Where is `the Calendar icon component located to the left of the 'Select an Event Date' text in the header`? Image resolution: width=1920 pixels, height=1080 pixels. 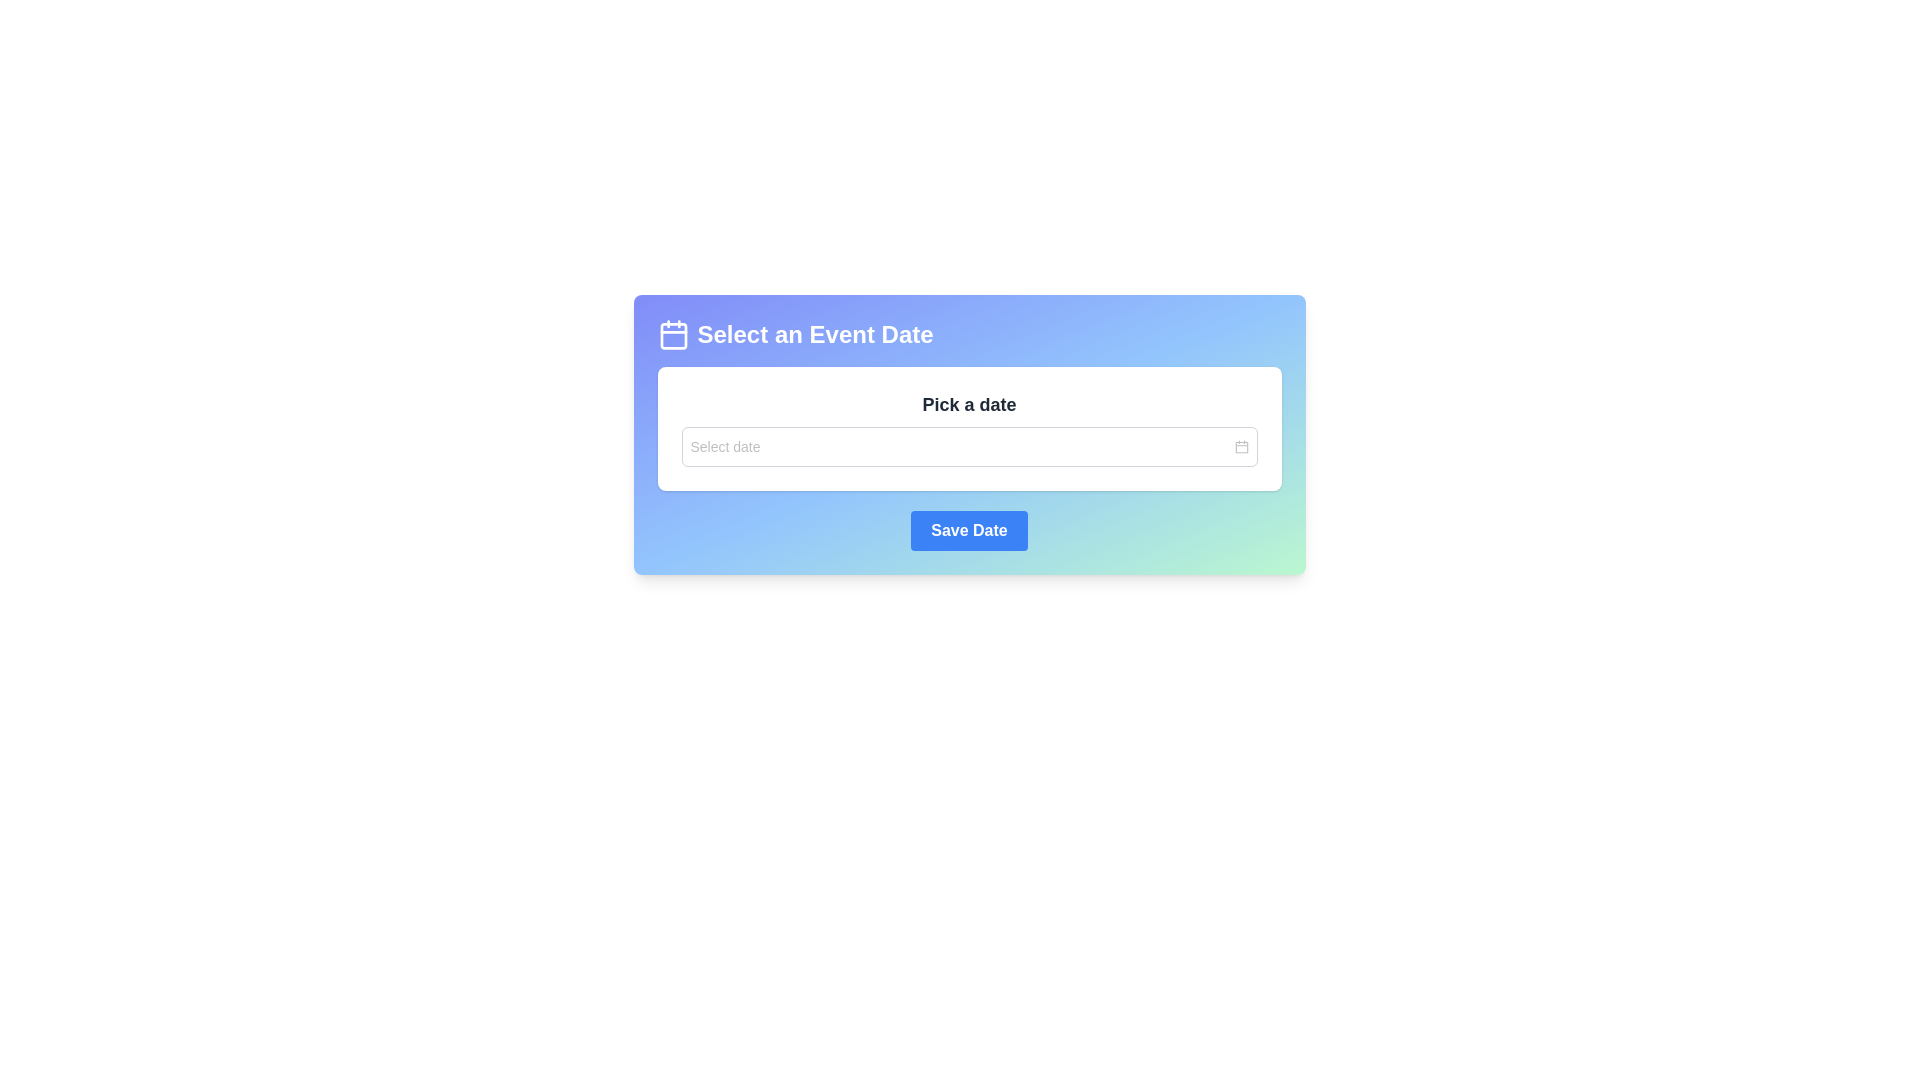
the Calendar icon component located to the left of the 'Select an Event Date' text in the header is located at coordinates (673, 335).